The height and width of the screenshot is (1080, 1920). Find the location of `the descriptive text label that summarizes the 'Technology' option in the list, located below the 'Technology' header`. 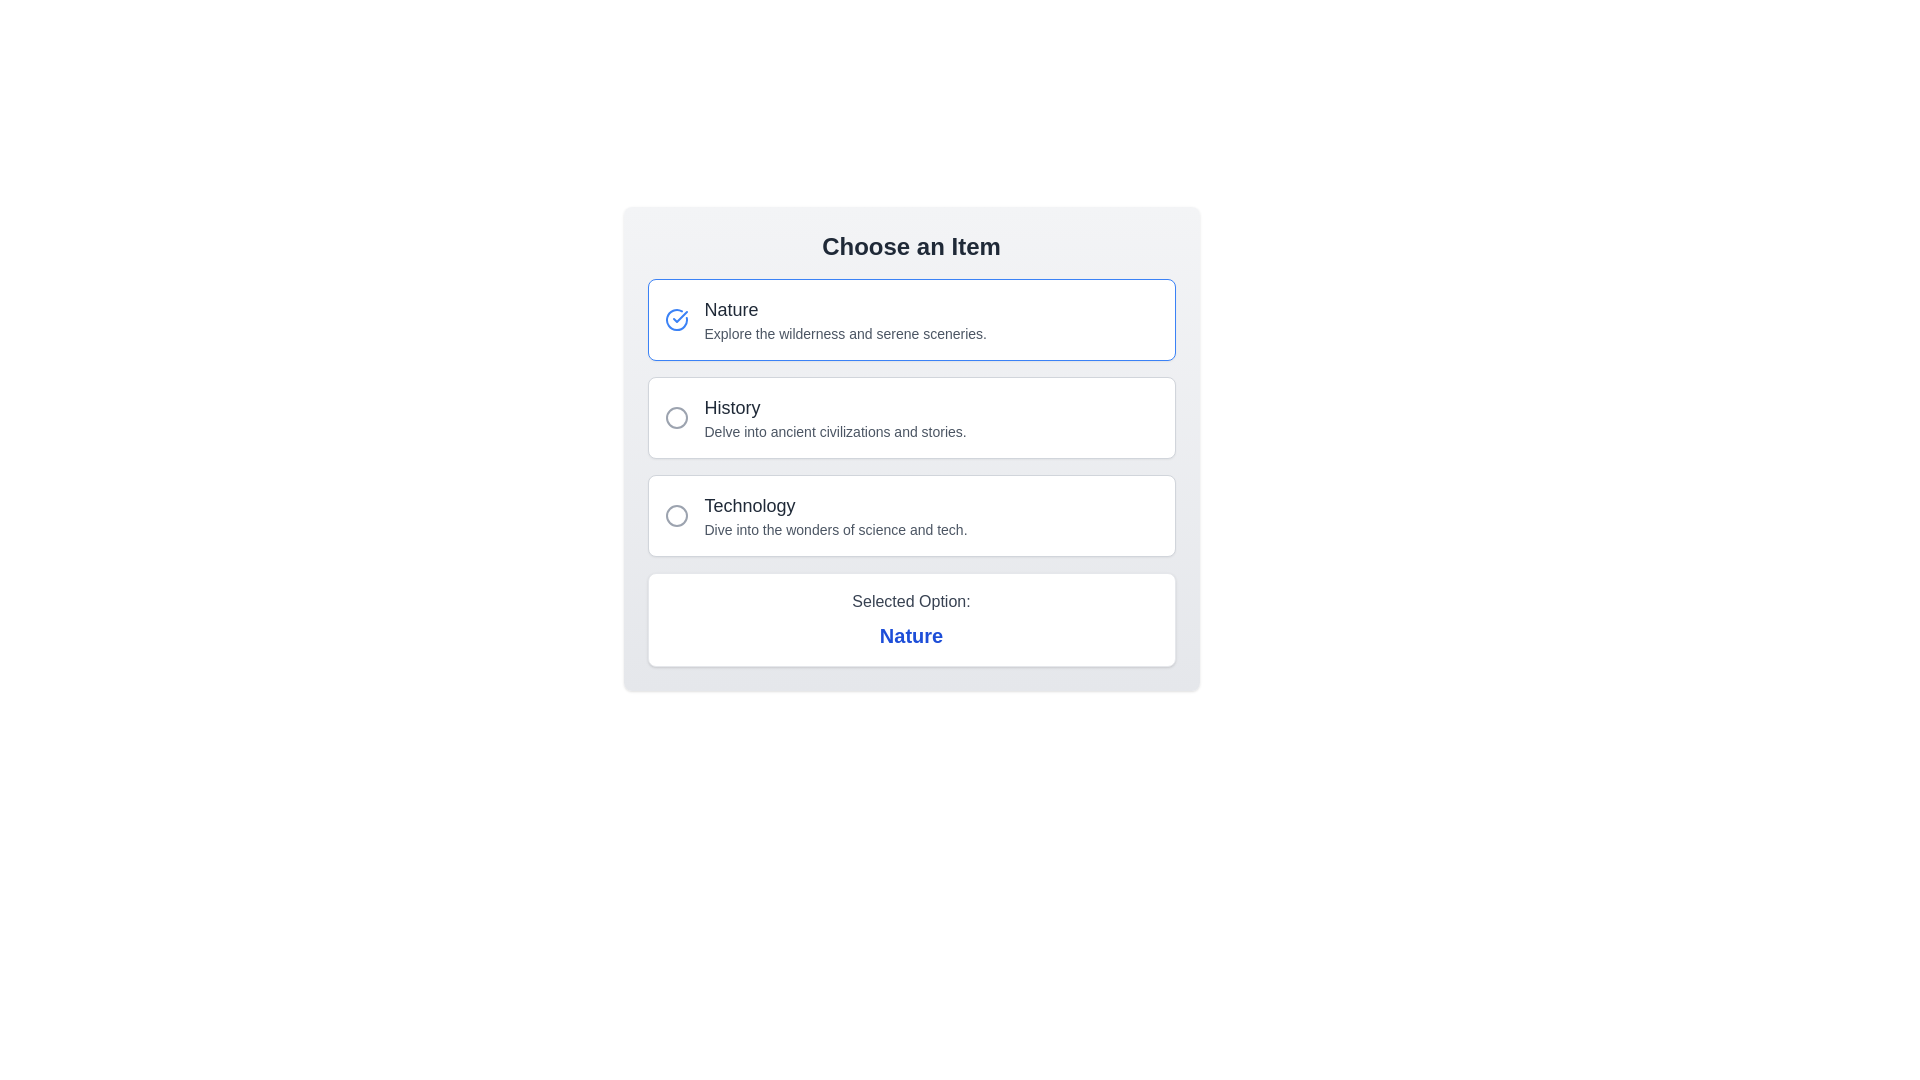

the descriptive text label that summarizes the 'Technology' option in the list, located below the 'Technology' header is located at coordinates (835, 528).